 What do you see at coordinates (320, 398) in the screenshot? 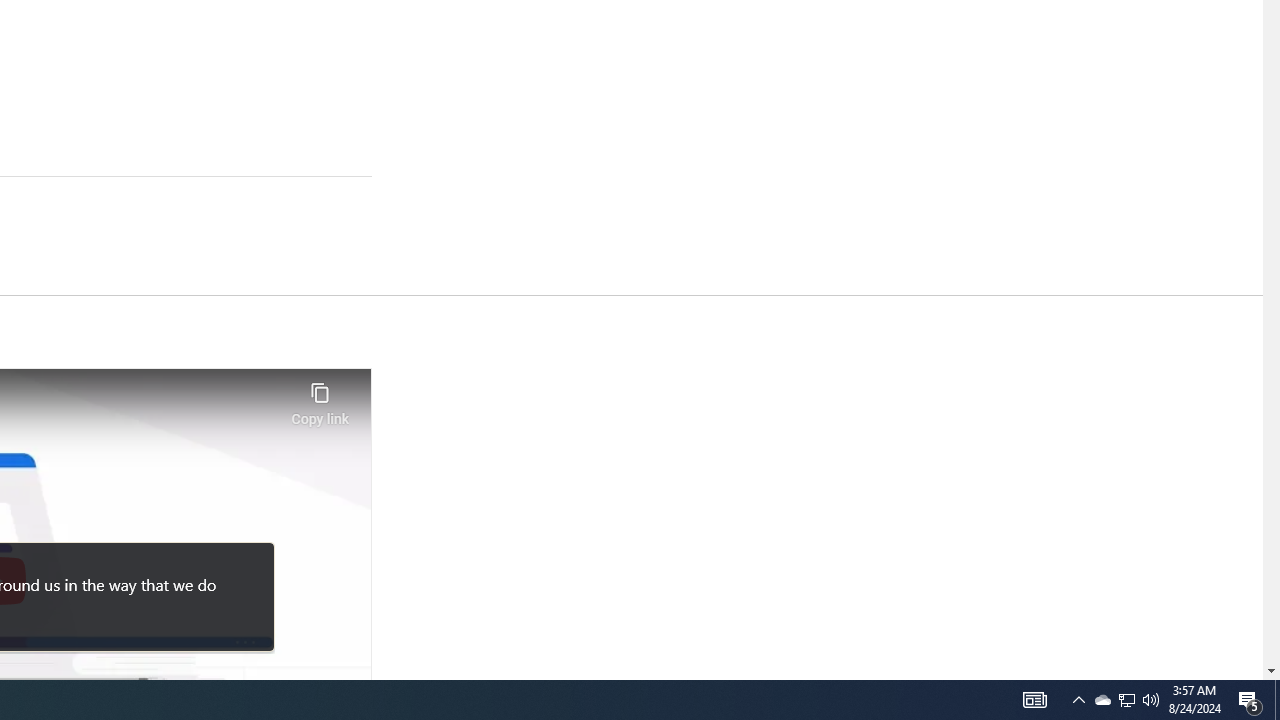
I see `'Copy link'` at bounding box center [320, 398].